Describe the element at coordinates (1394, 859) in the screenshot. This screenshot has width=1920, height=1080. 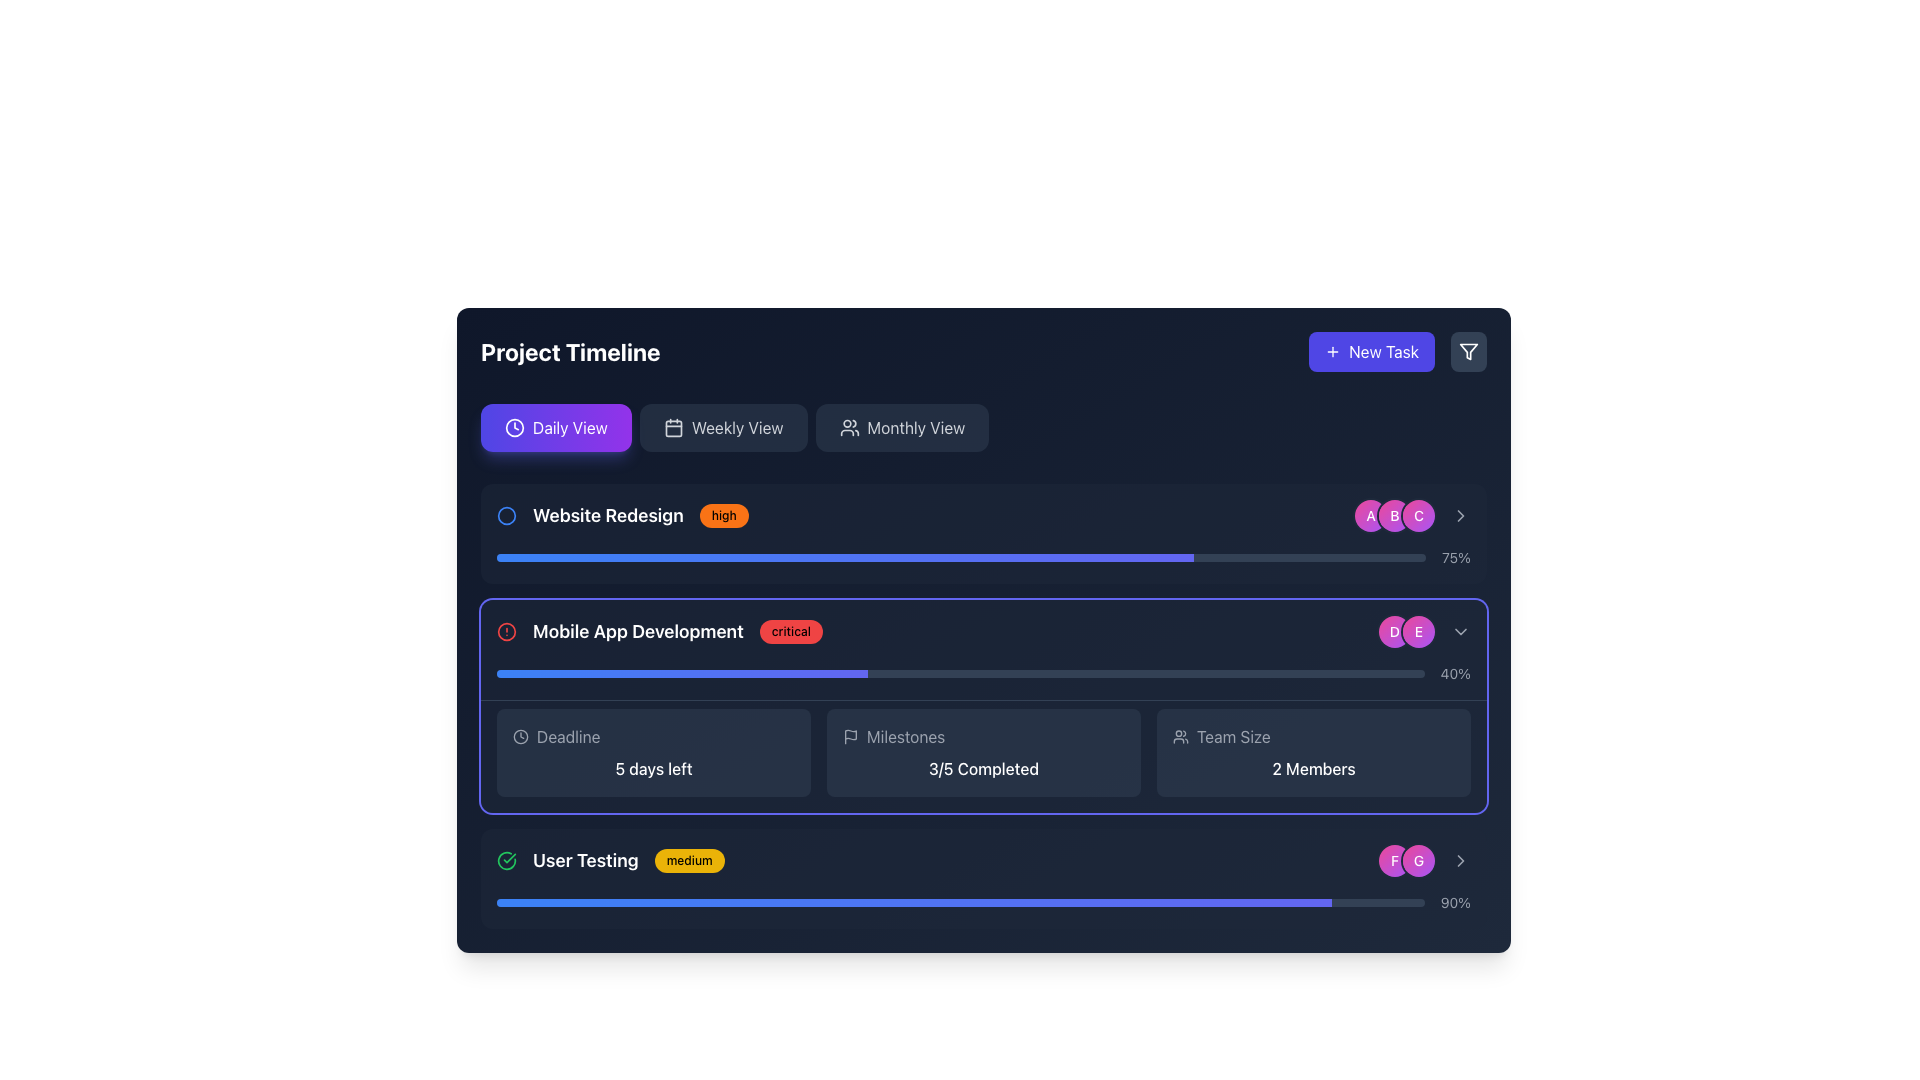
I see `the circular avatar displaying the initial 'F', located to the left of the 'G' icon in the User Testing section` at that location.